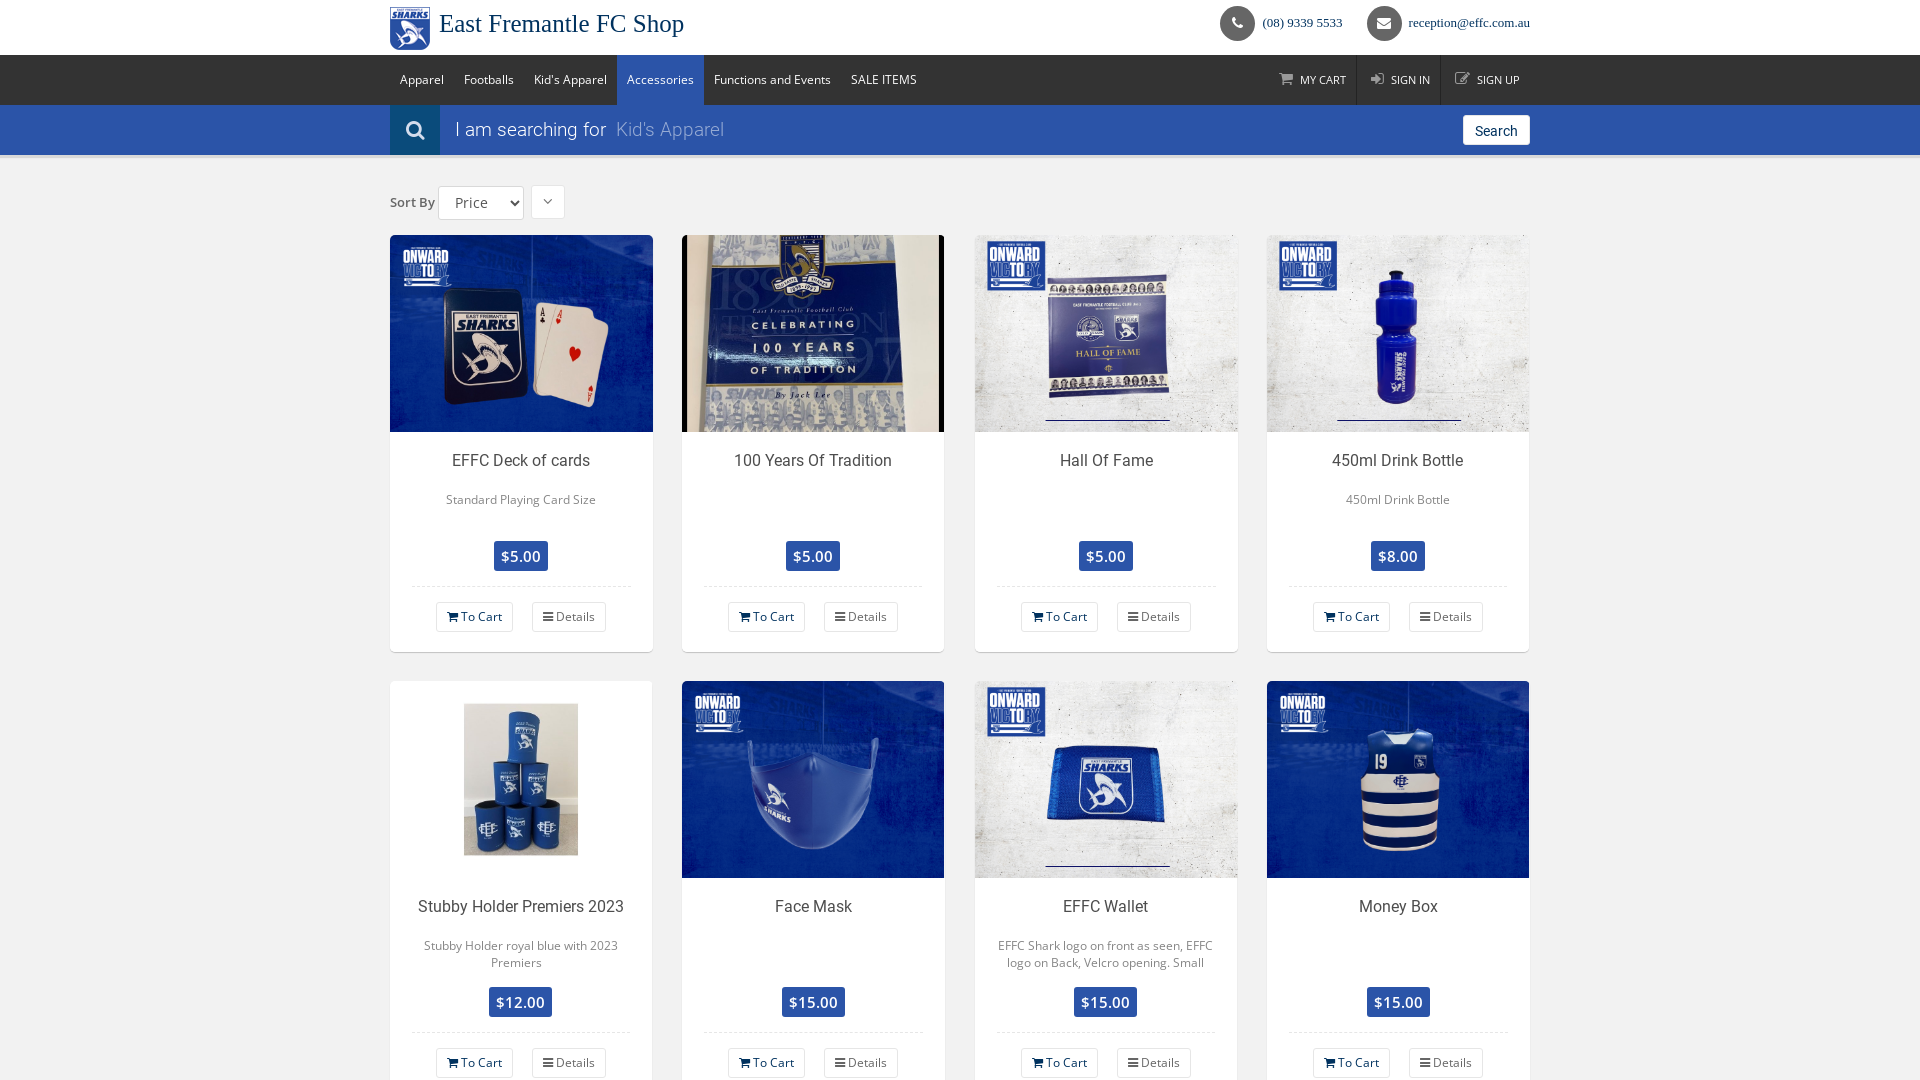 Image resolution: width=1920 pixels, height=1080 pixels. I want to click on '$5.00', so click(521, 555).